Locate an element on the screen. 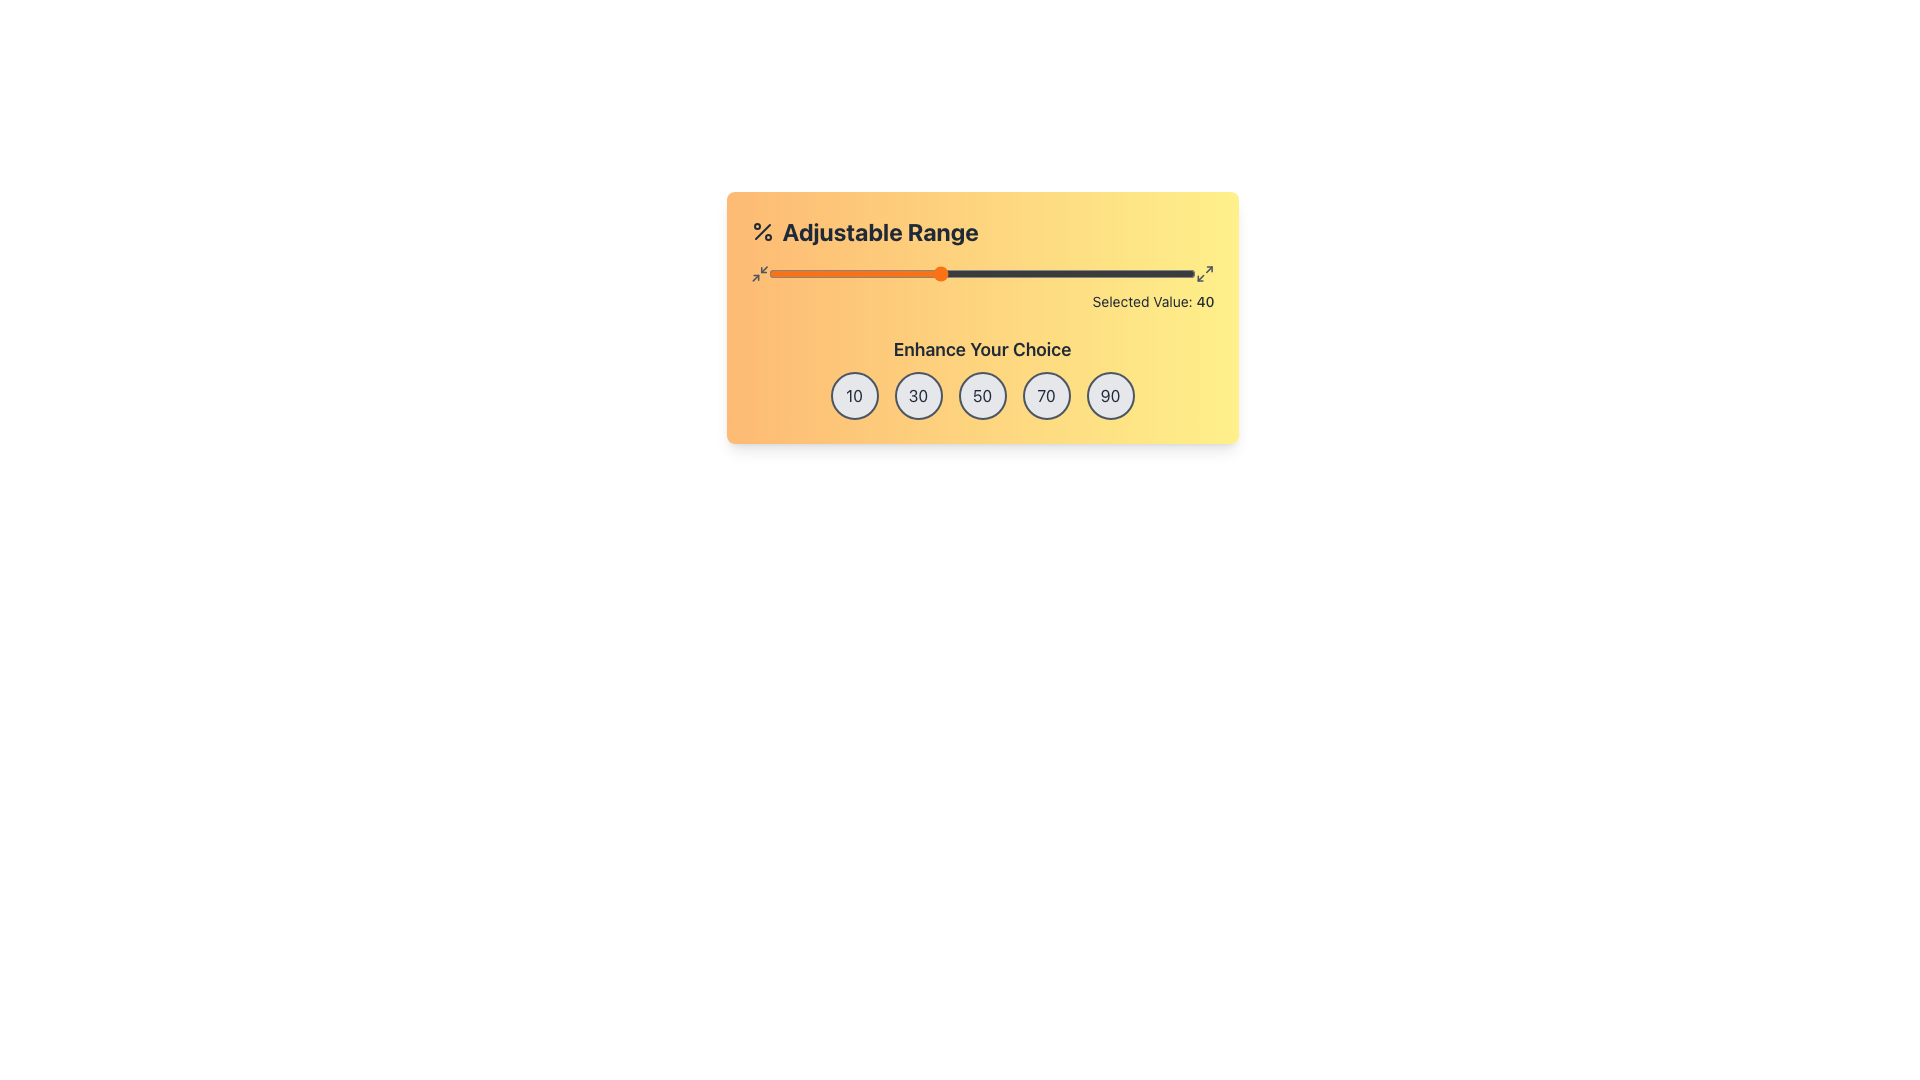 The image size is (1920, 1080). the percentage is located at coordinates (1161, 273).